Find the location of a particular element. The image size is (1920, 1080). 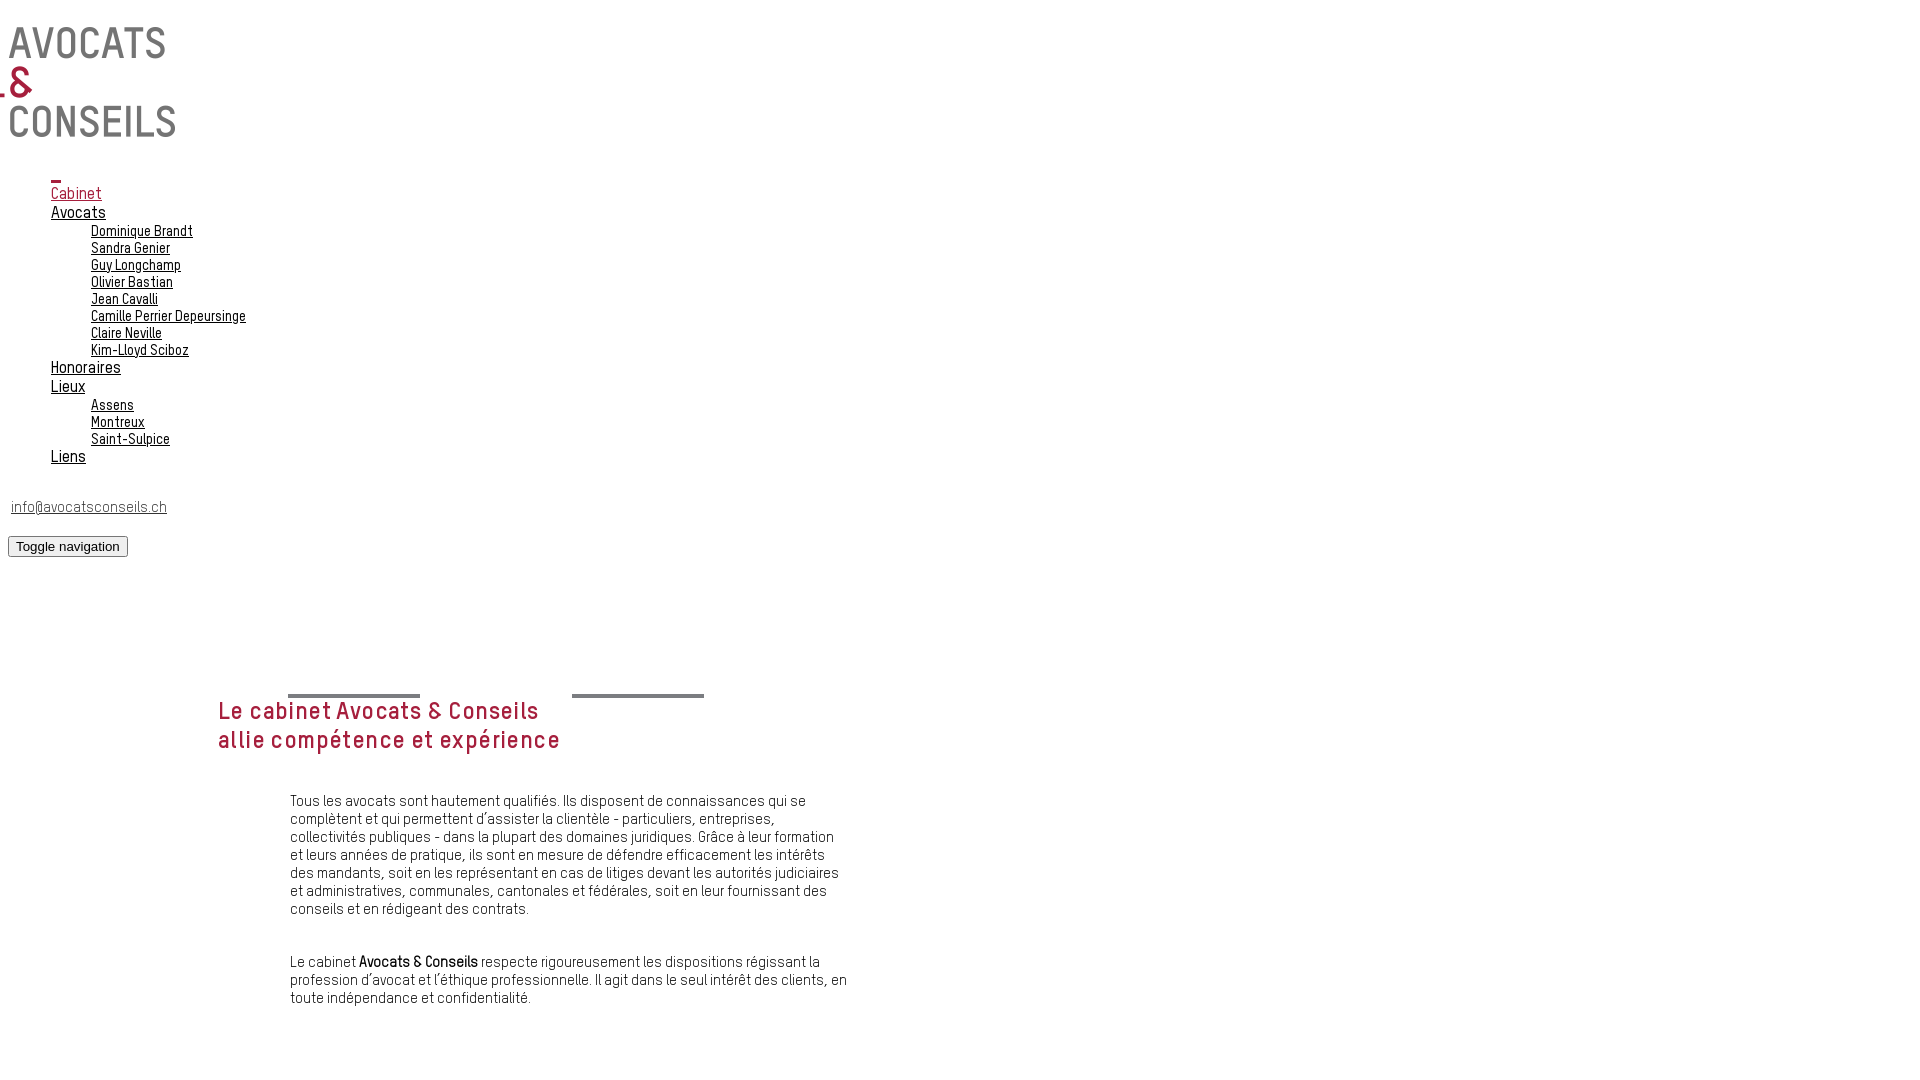

'Claire Neville' is located at coordinates (86, 333).